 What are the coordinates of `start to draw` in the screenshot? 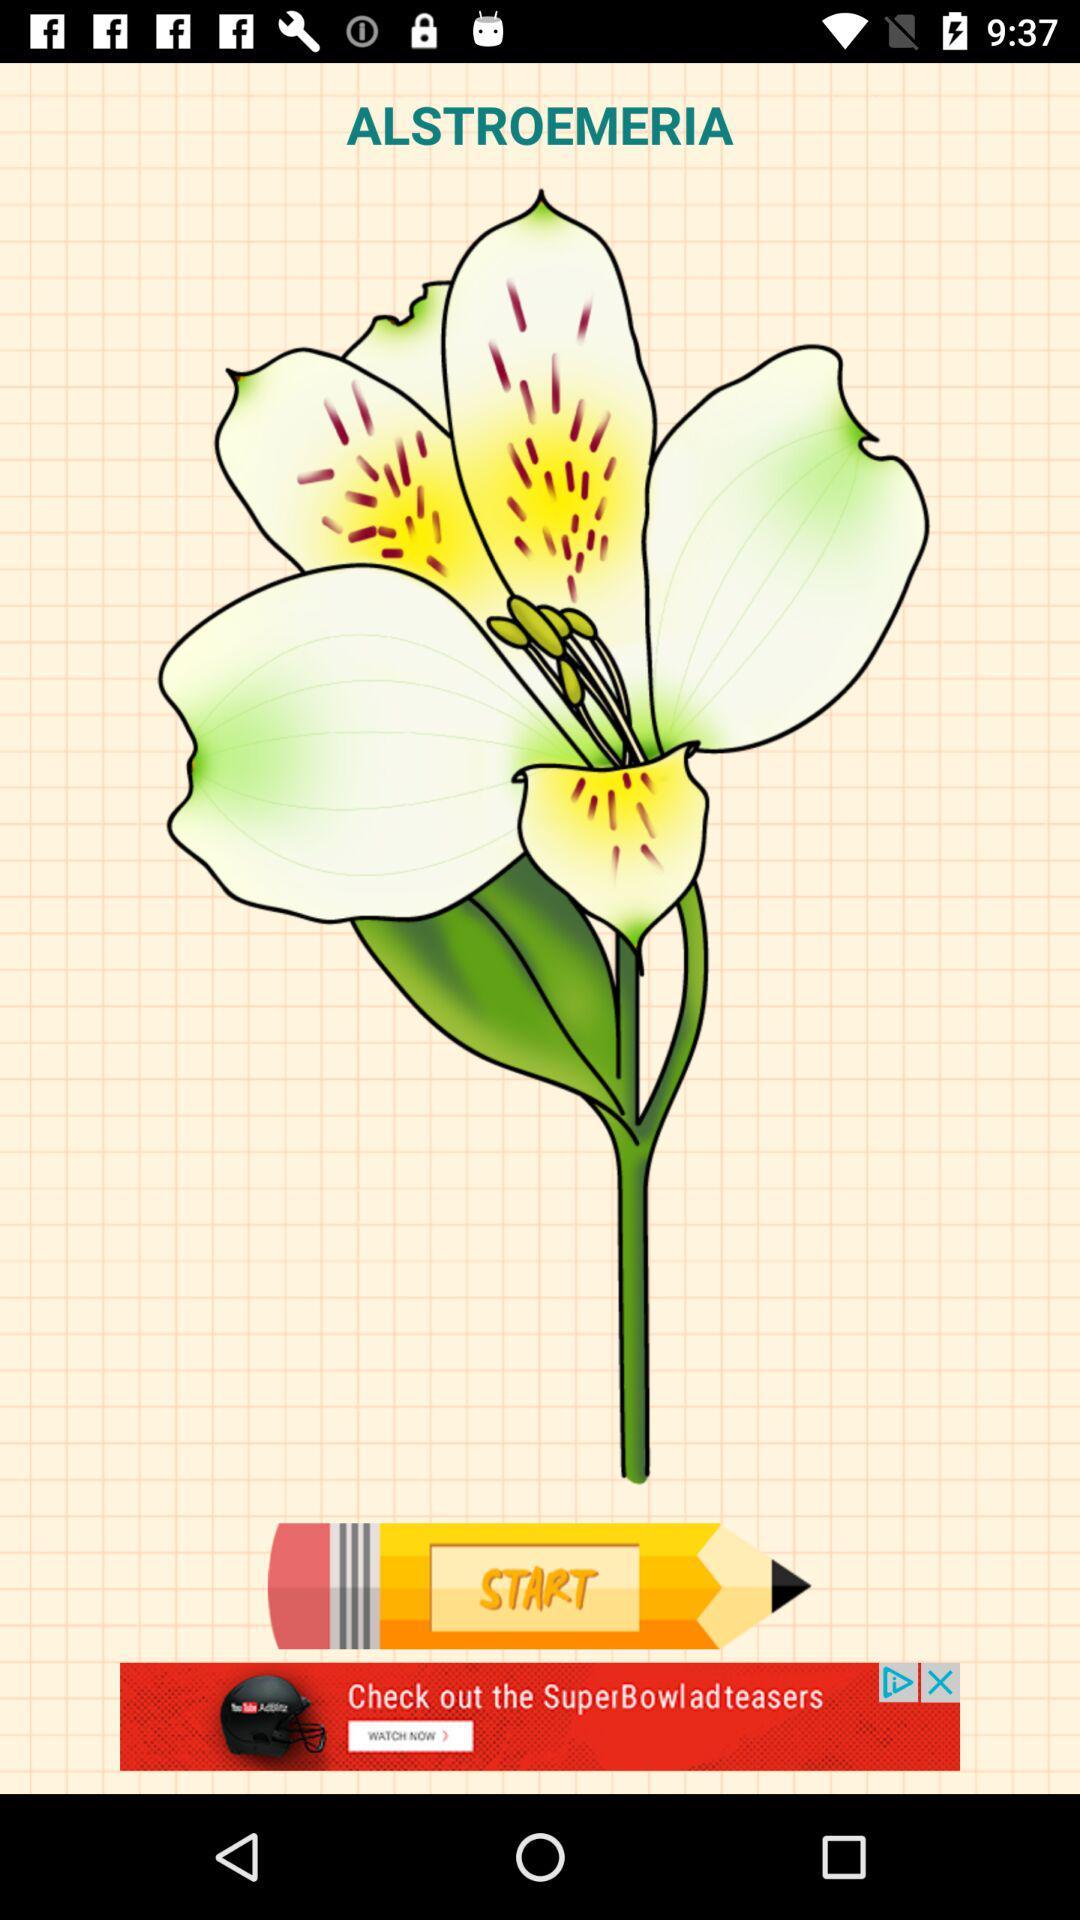 It's located at (538, 1585).